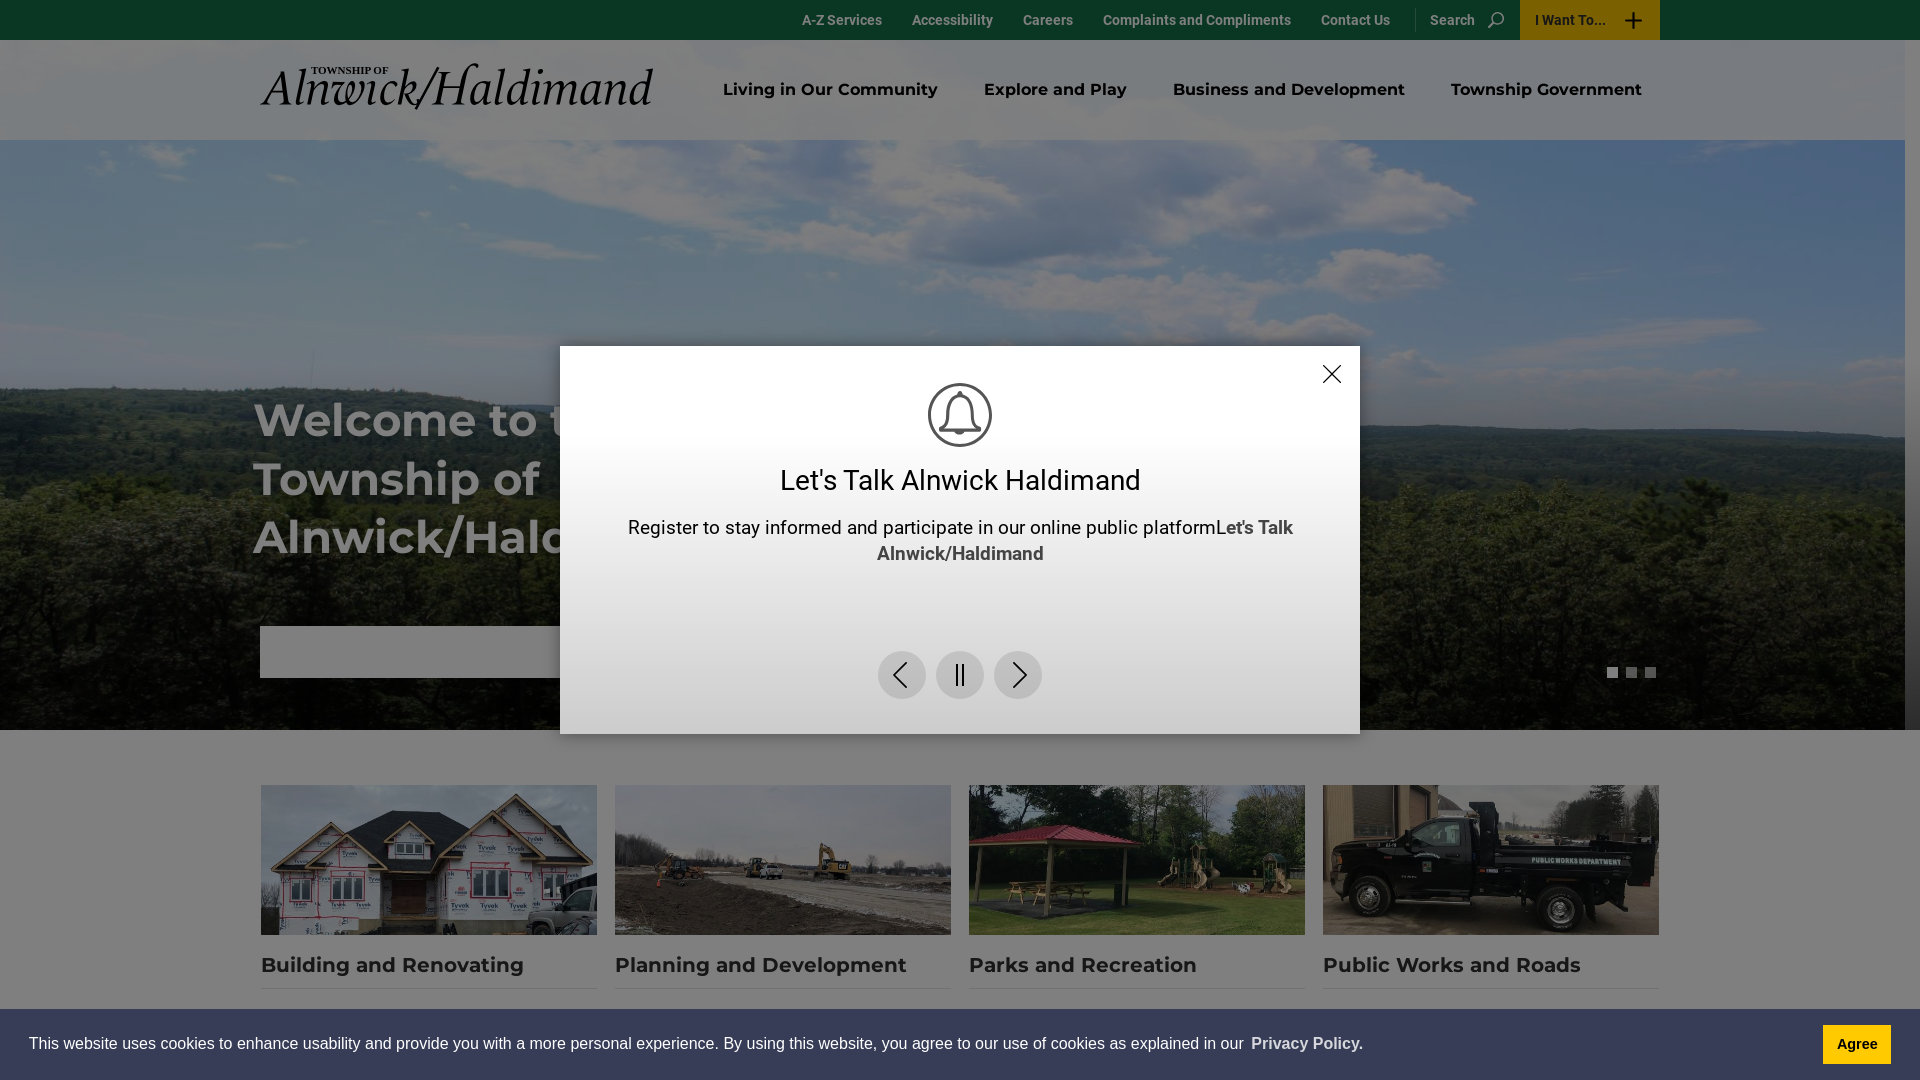  I want to click on 'Careers', so click(1008, 19).